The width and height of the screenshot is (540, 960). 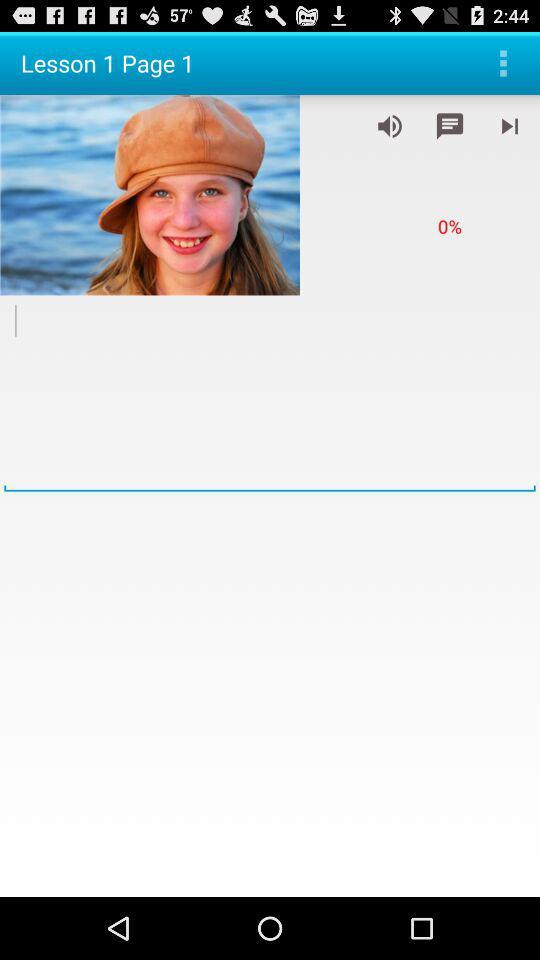 I want to click on the skip_next icon, so click(x=509, y=133).